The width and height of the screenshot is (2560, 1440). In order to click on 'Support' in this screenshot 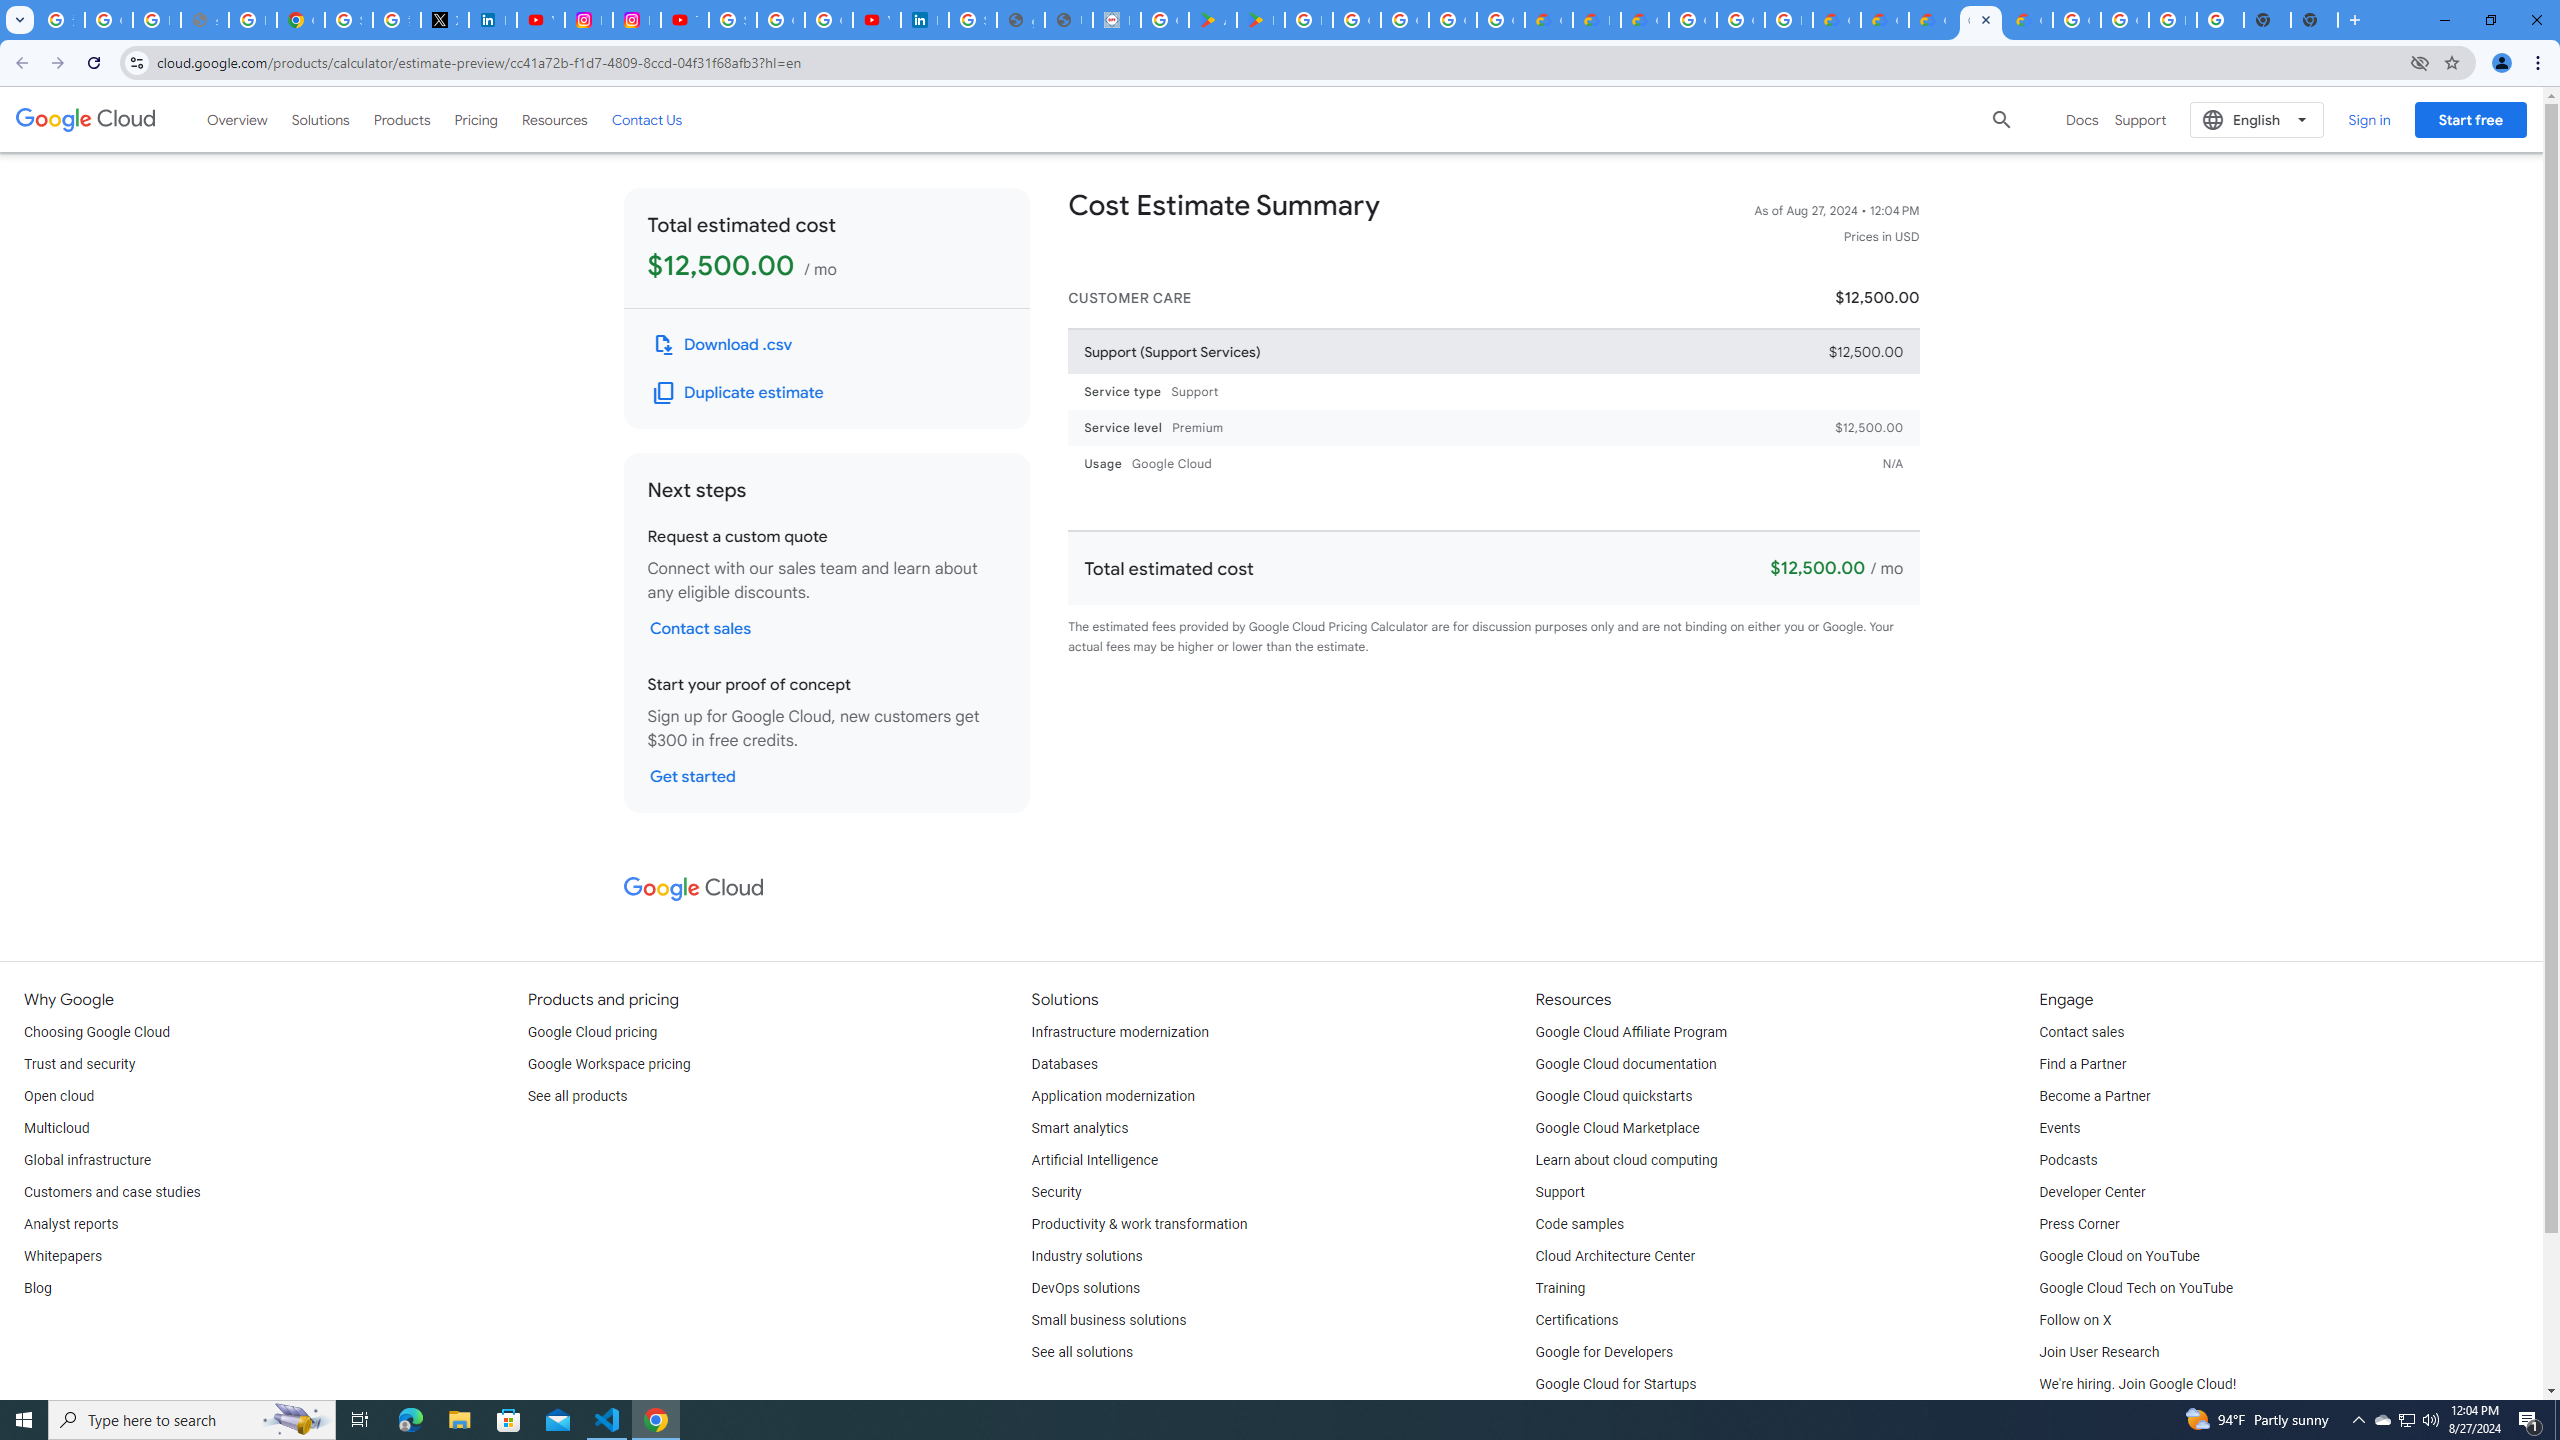, I will do `click(1560, 1192)`.